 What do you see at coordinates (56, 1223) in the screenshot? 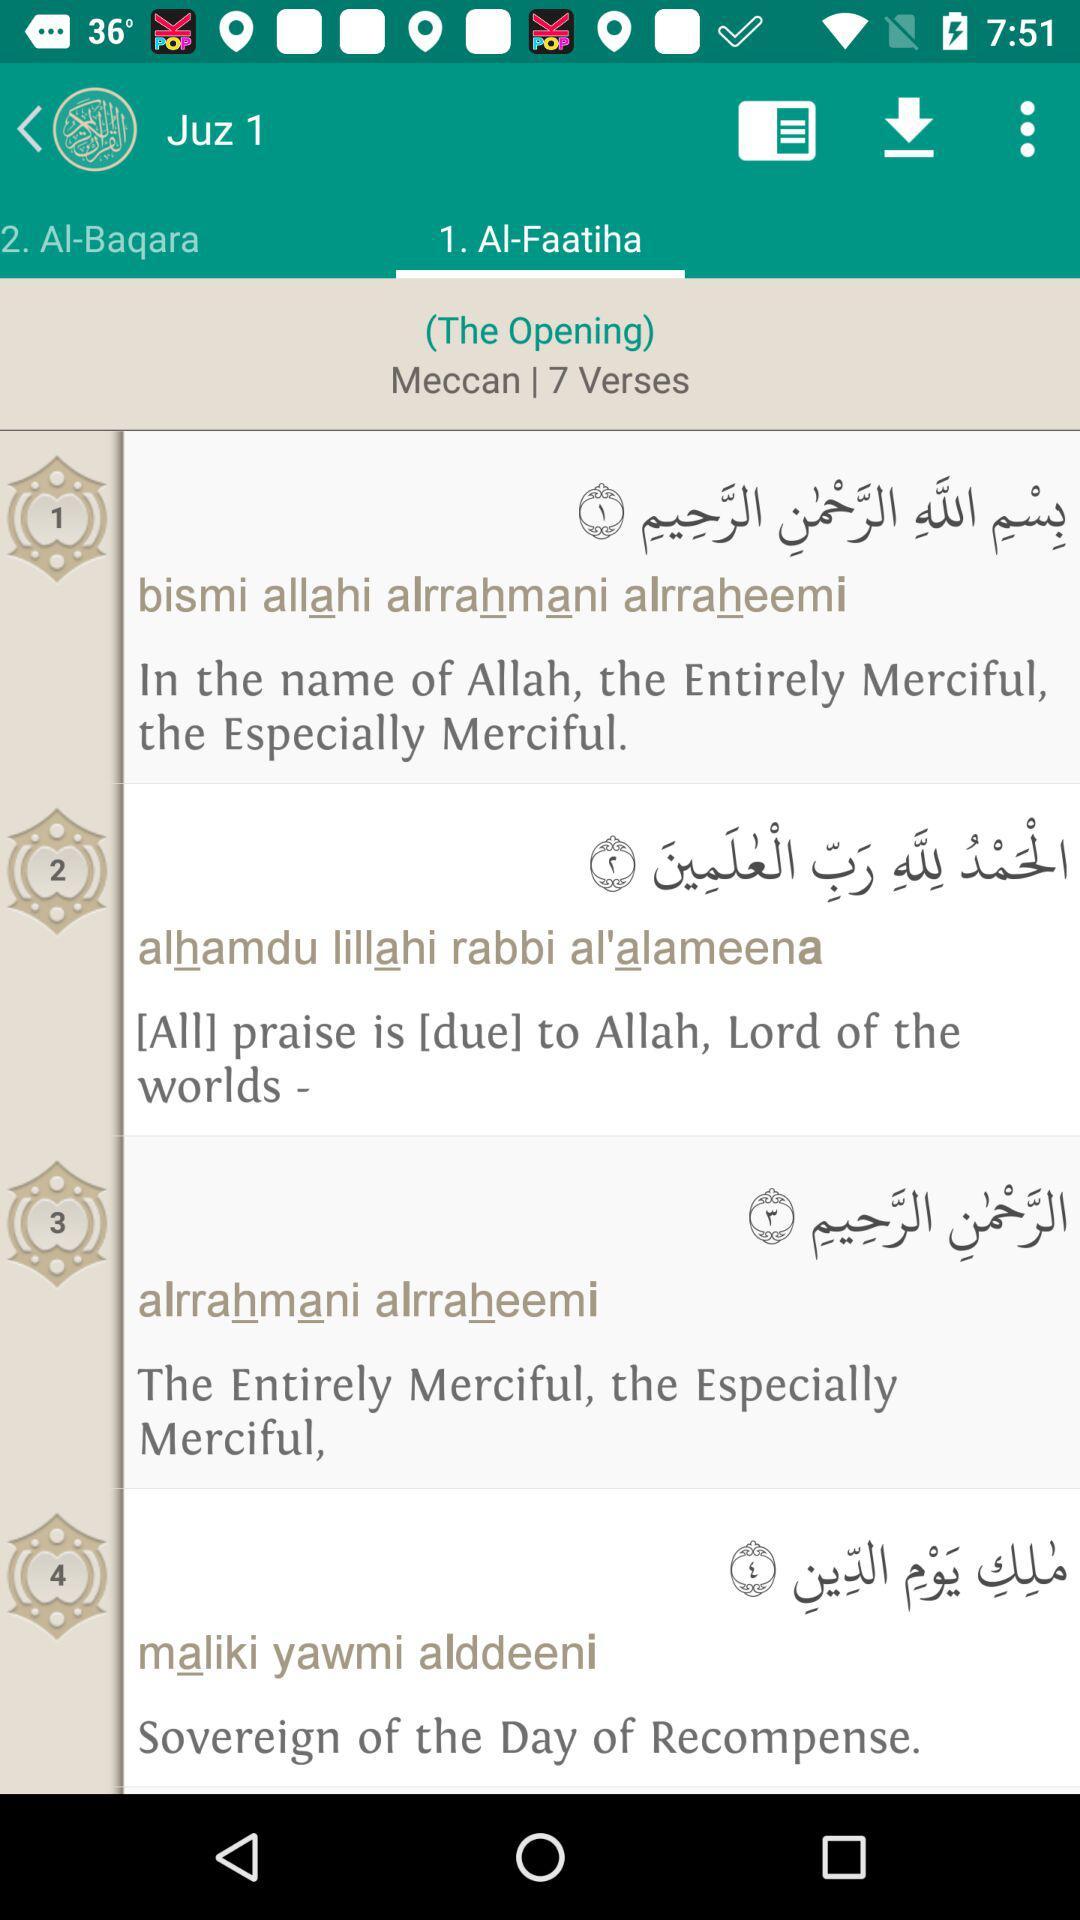
I see `3 icon` at bounding box center [56, 1223].